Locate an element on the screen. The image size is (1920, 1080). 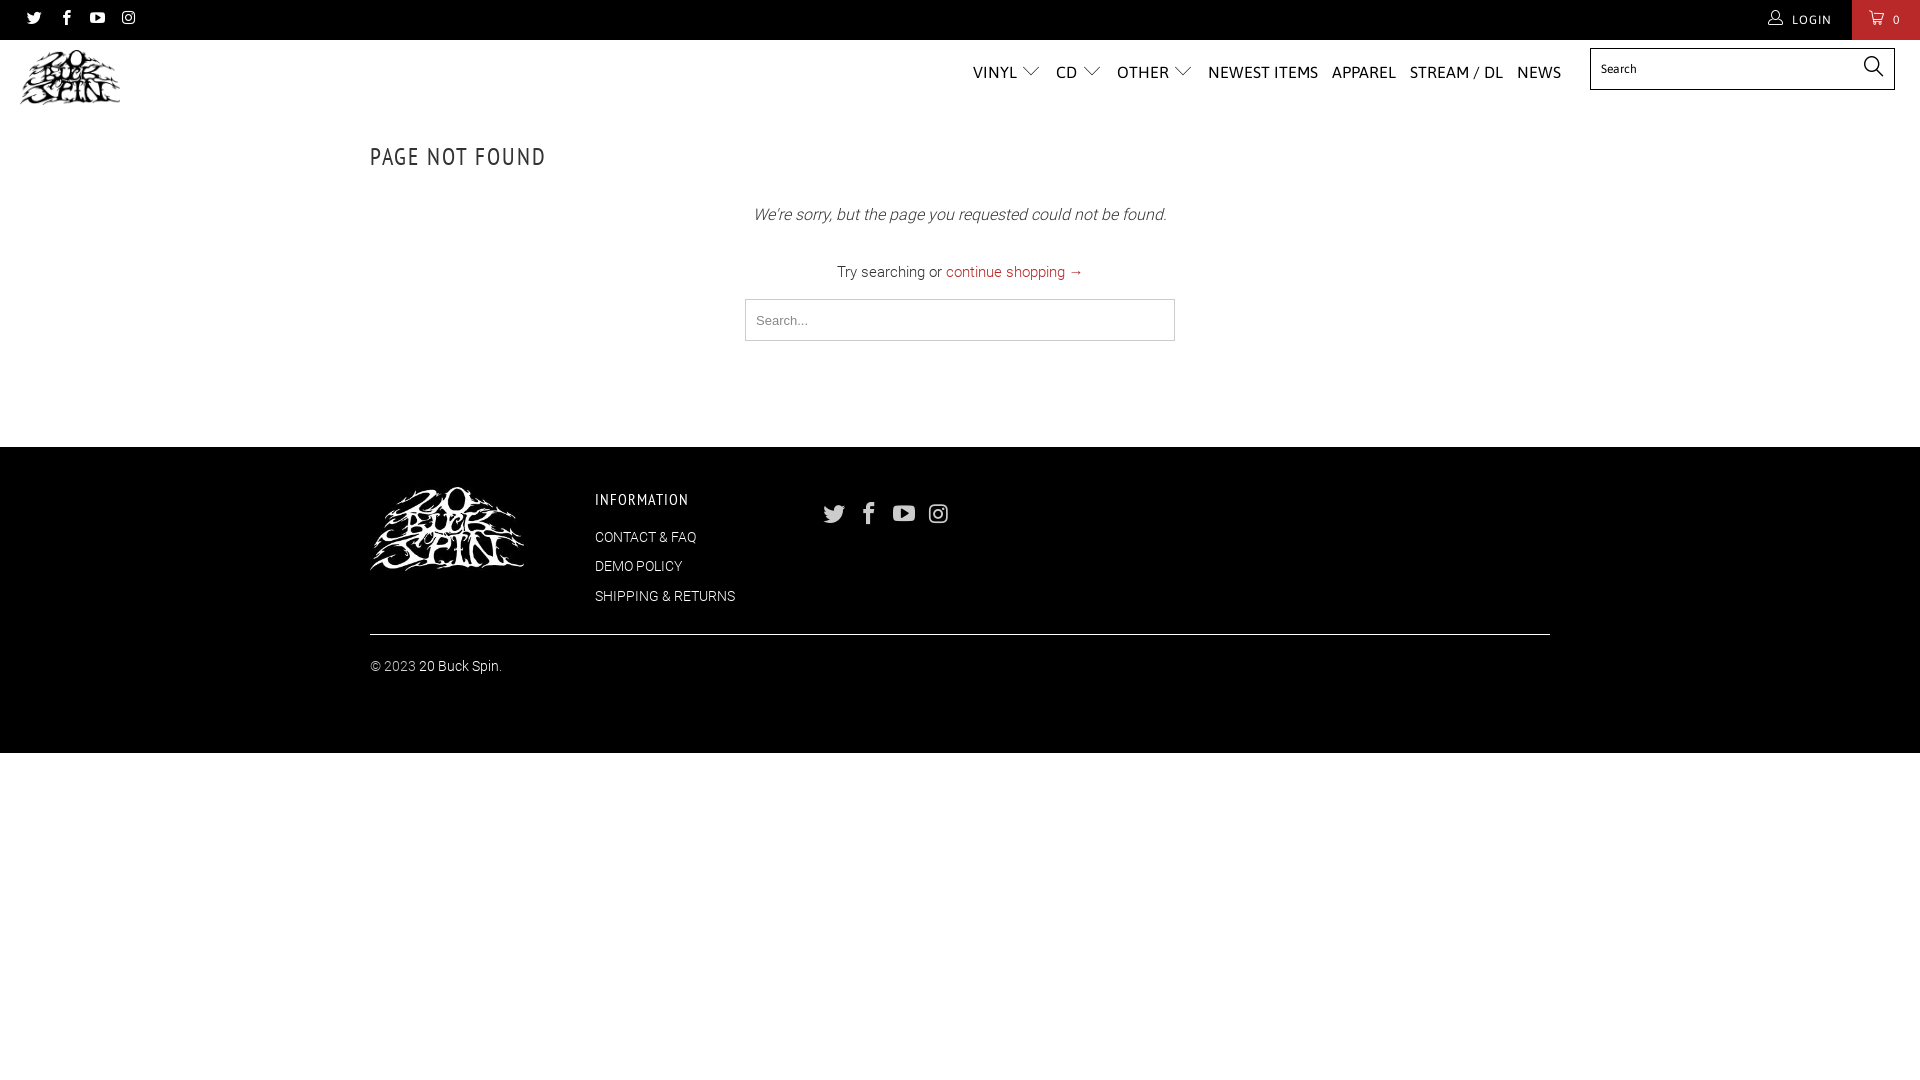
'OTHER' is located at coordinates (1116, 71).